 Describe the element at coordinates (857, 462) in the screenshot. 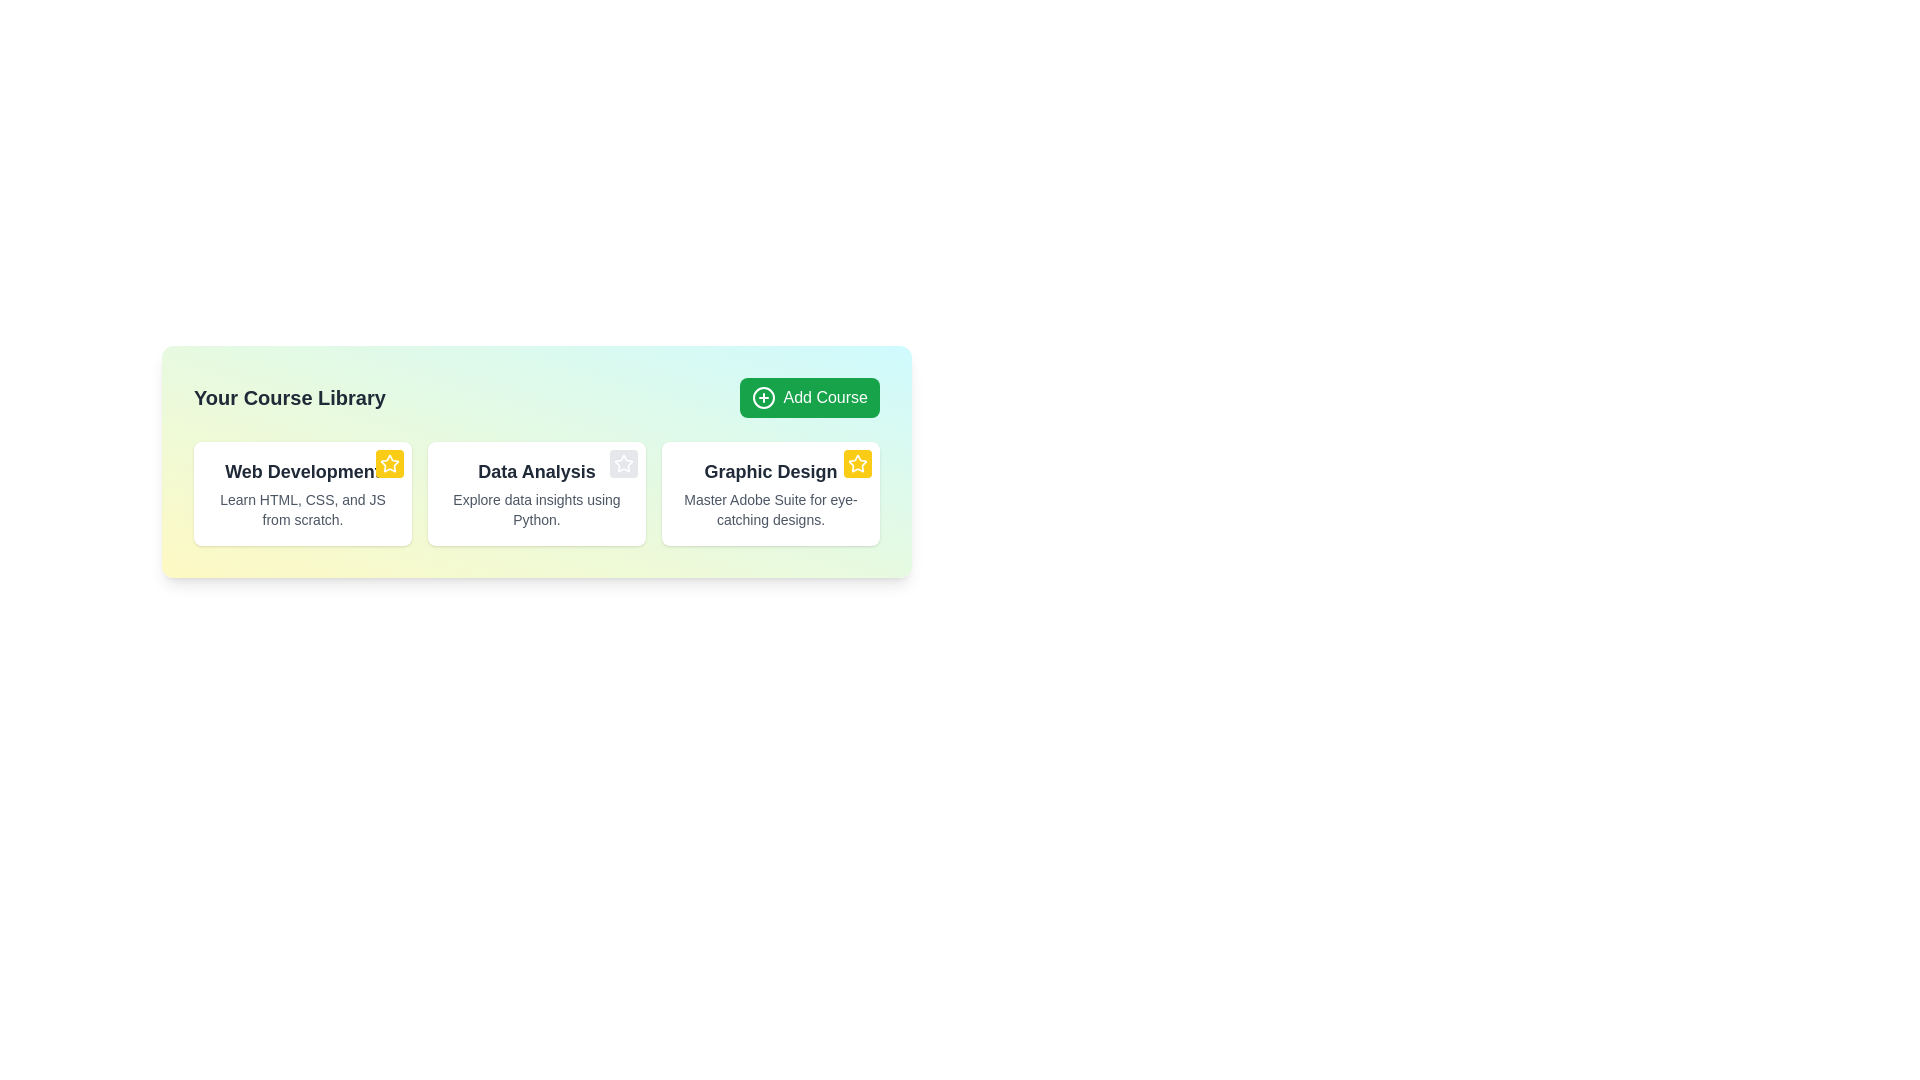

I see `the rating or favorite indicator icon located in the top-right corner of the 'Web Development' card in the course library` at that location.